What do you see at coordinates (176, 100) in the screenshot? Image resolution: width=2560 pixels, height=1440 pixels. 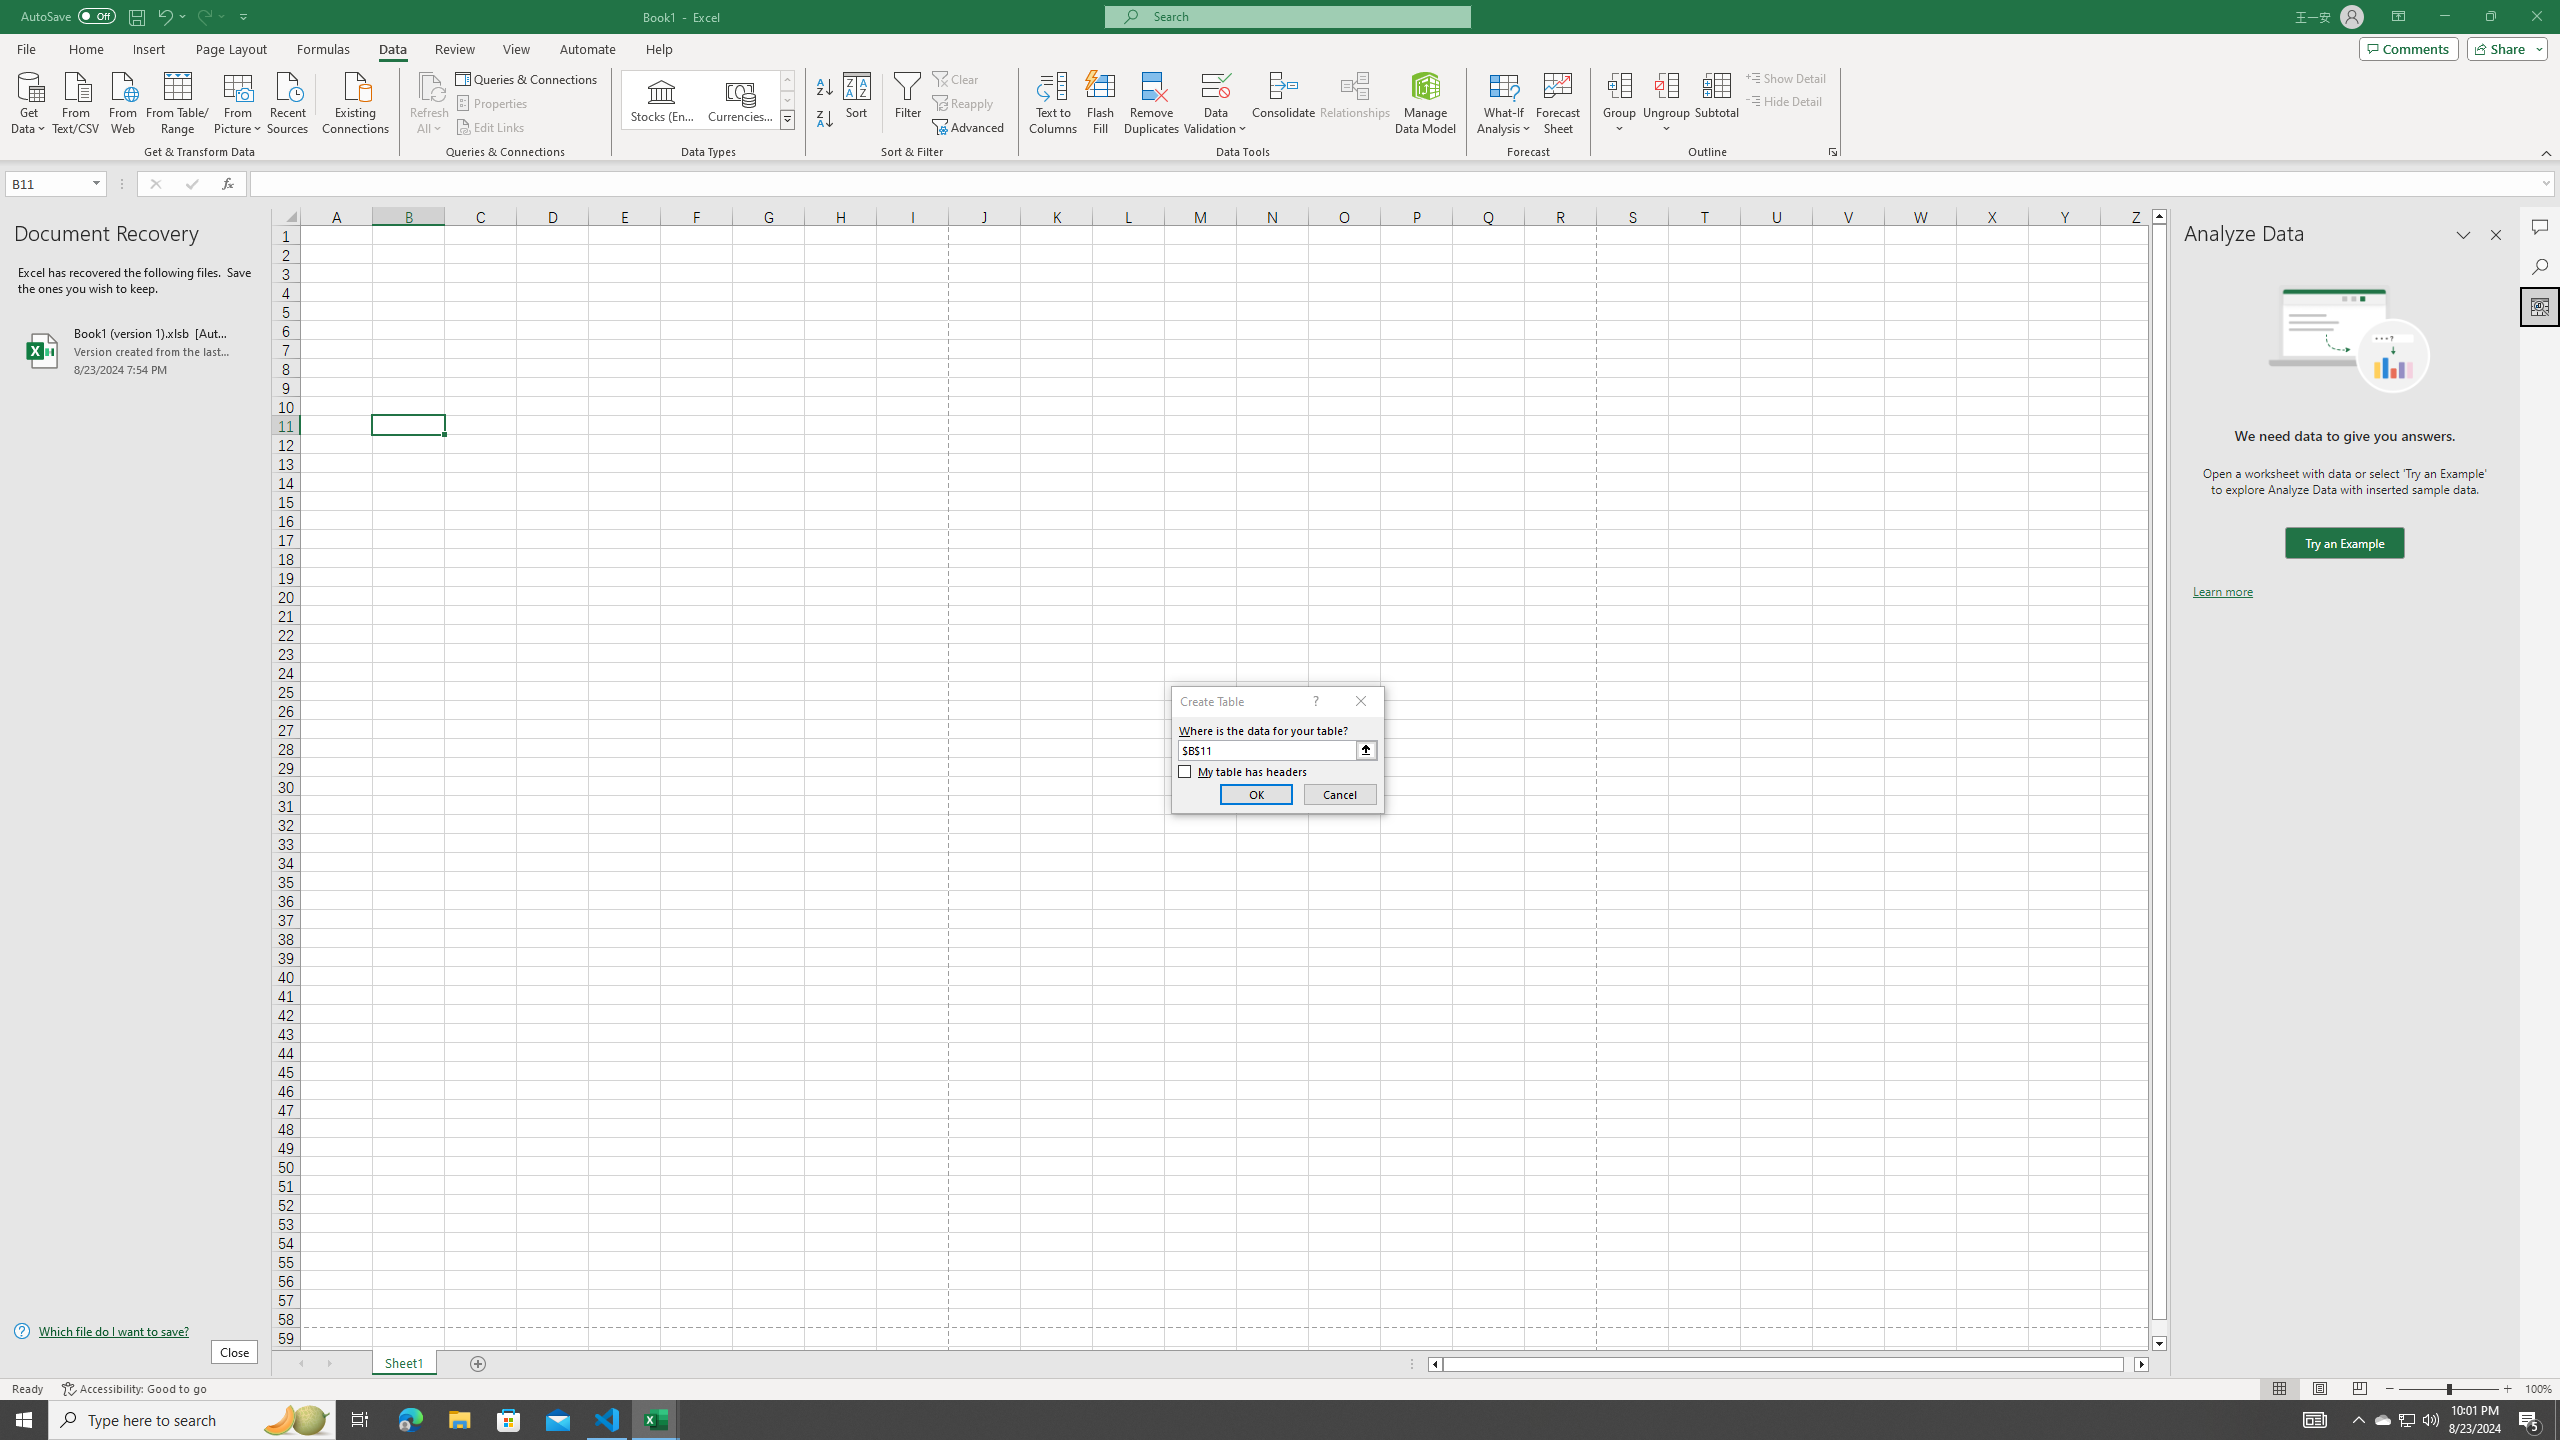 I see `'From Table/Range'` at bounding box center [176, 100].